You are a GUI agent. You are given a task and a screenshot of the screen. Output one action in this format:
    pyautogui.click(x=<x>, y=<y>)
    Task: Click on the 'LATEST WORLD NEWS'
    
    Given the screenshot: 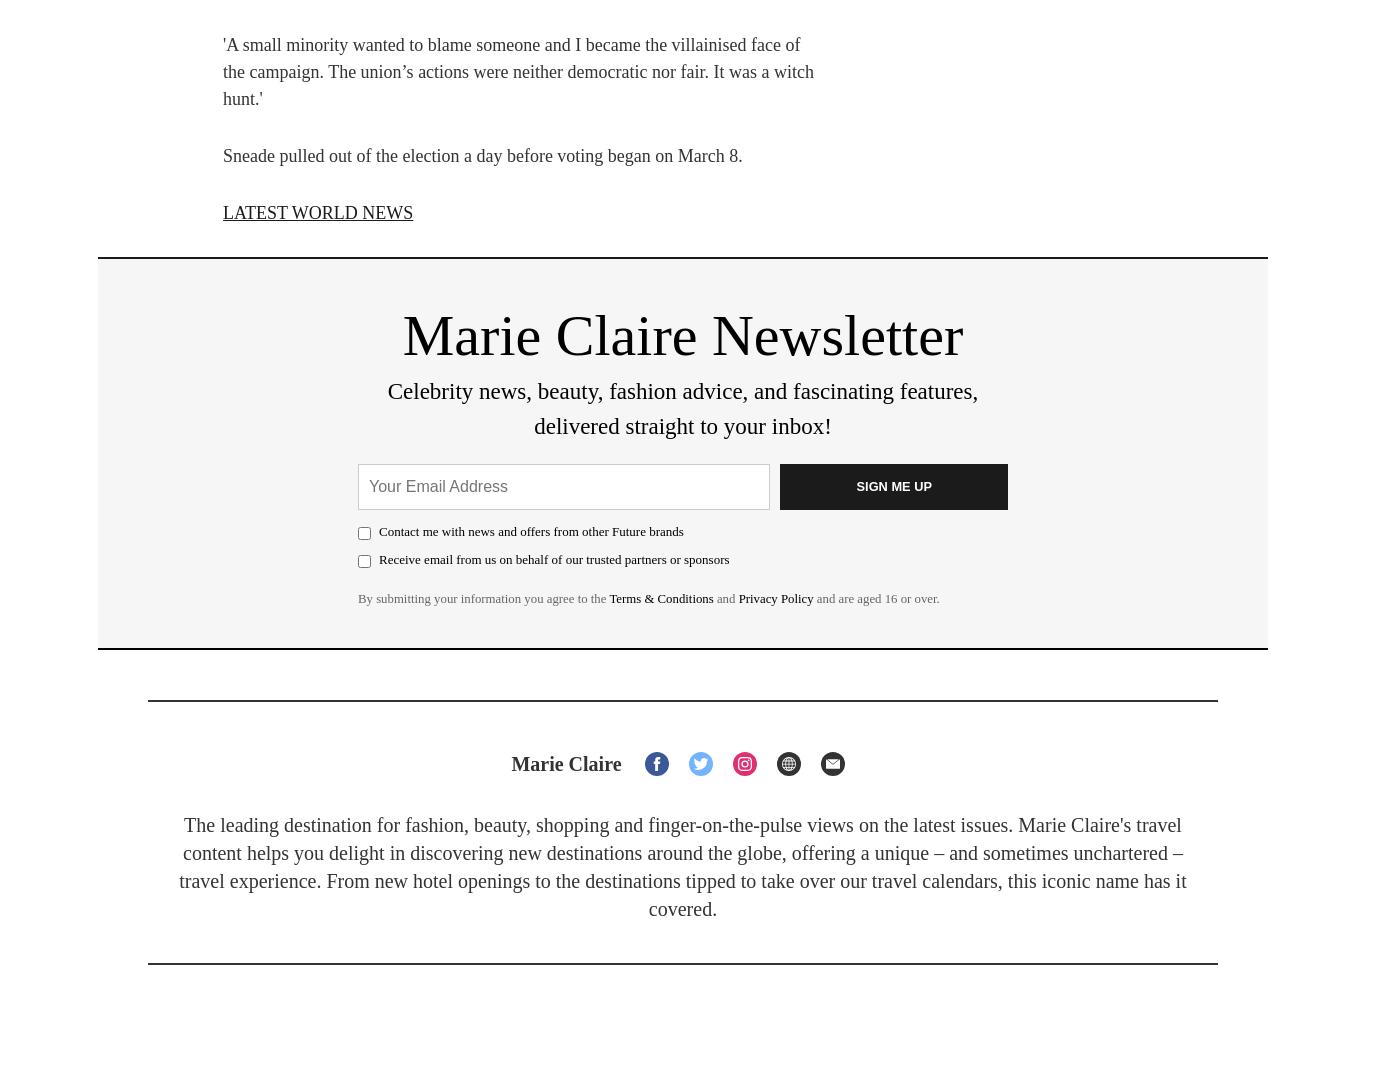 What is the action you would take?
    pyautogui.click(x=223, y=211)
    